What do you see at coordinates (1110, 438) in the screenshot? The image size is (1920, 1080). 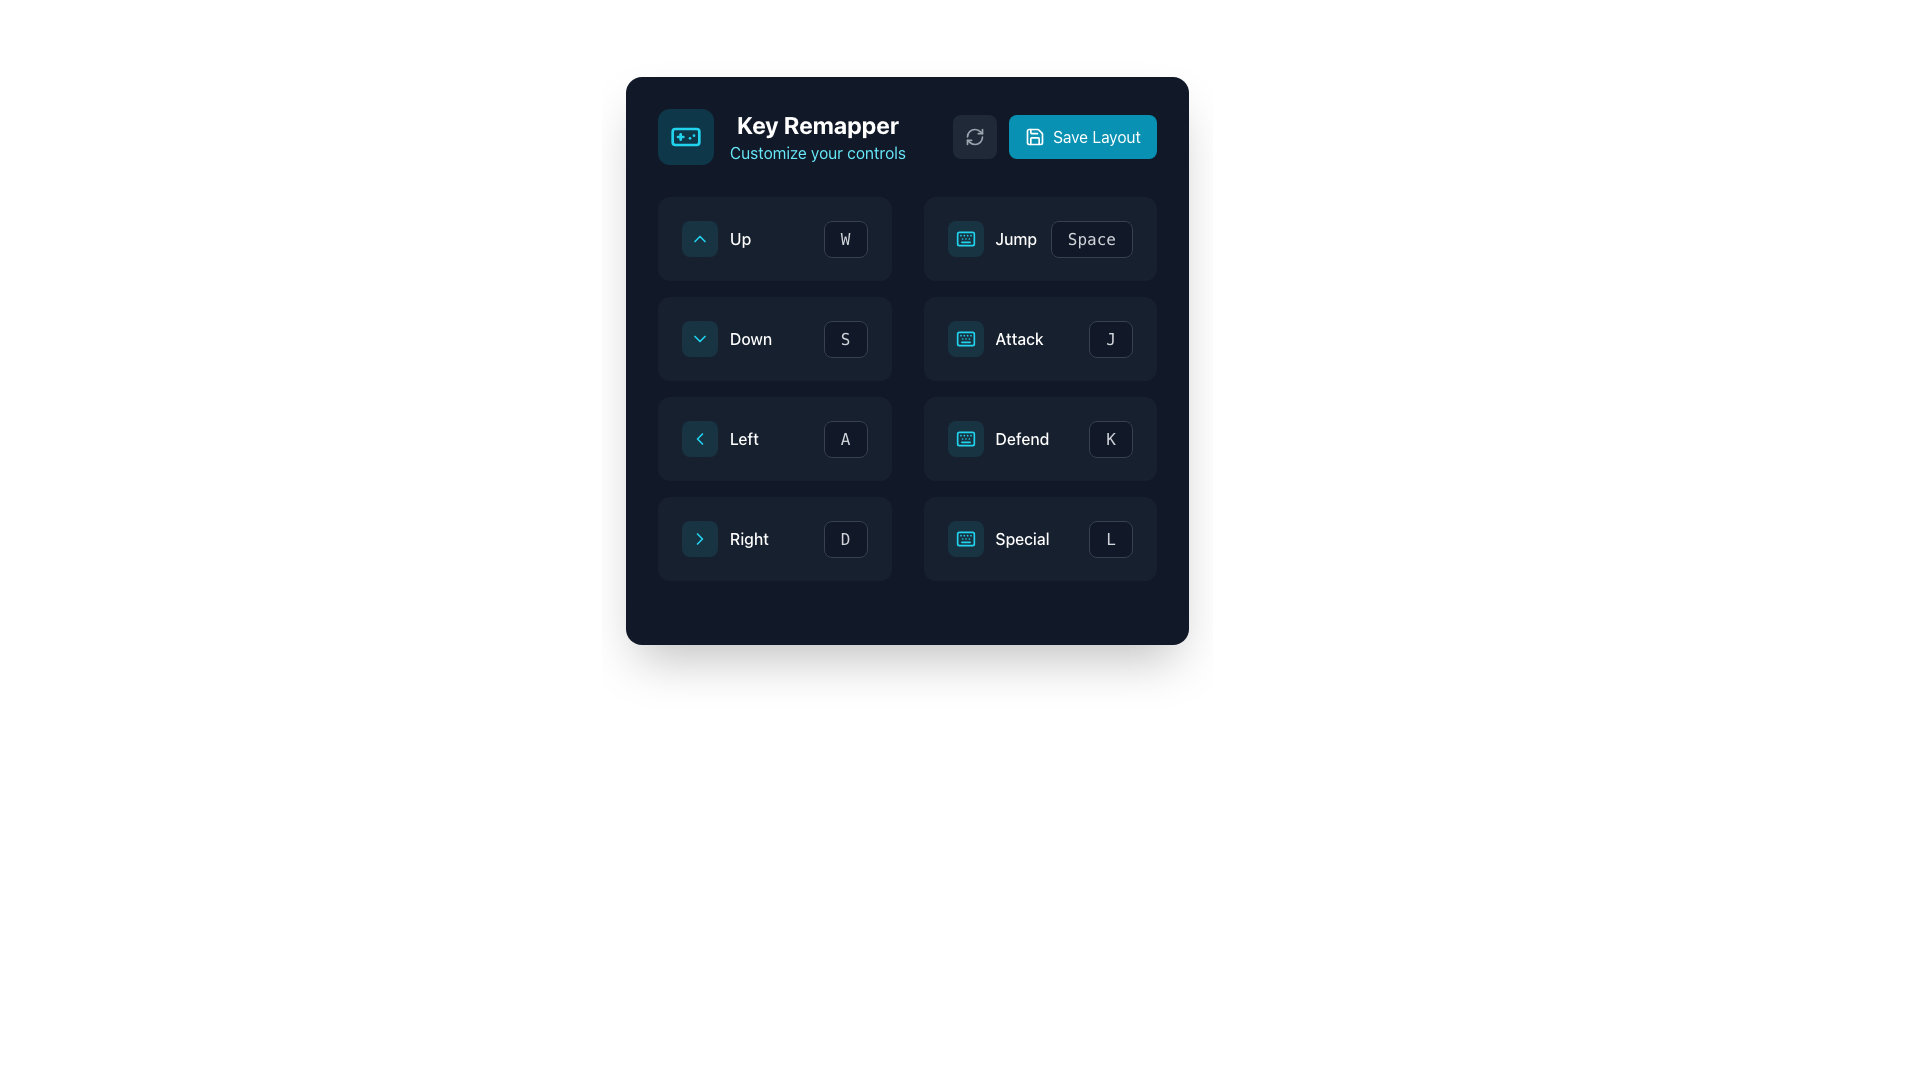 I see `the button with the letter 'K', which is the fourth button in the grid layout's last row` at bounding box center [1110, 438].